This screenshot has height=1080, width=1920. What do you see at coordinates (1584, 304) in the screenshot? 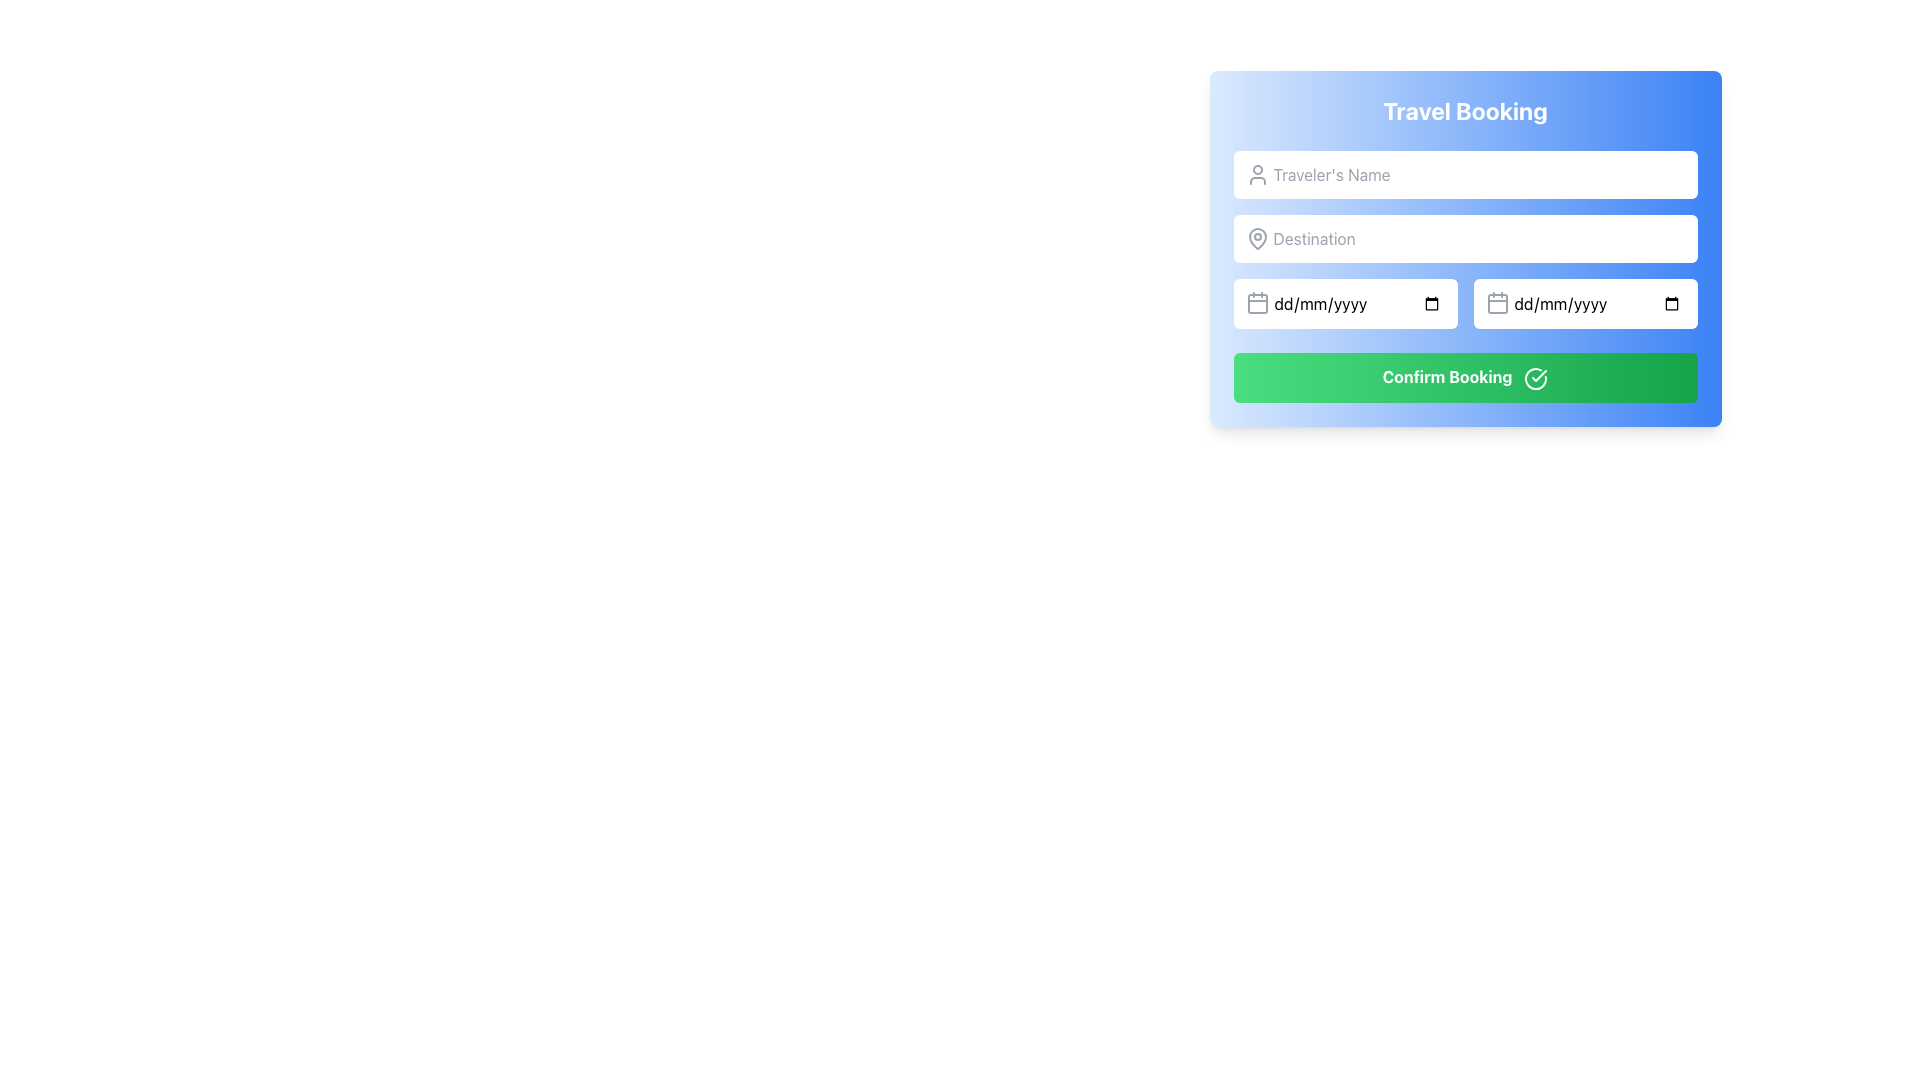
I see `the date input field with placeholder text 'dd/mm/yyyy' in the travel booking form to focus on it` at bounding box center [1584, 304].